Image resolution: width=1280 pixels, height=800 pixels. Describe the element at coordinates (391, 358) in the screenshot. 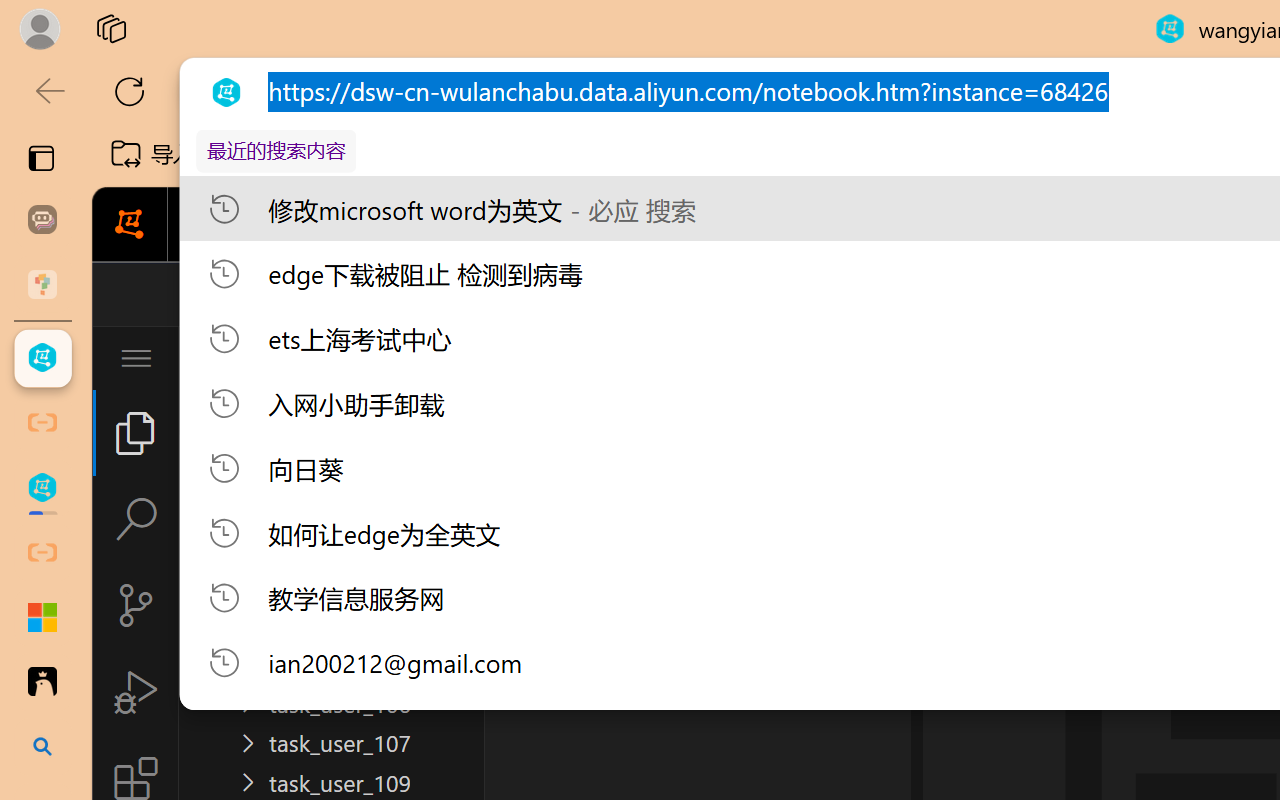

I see `'Explorer actions'` at that location.